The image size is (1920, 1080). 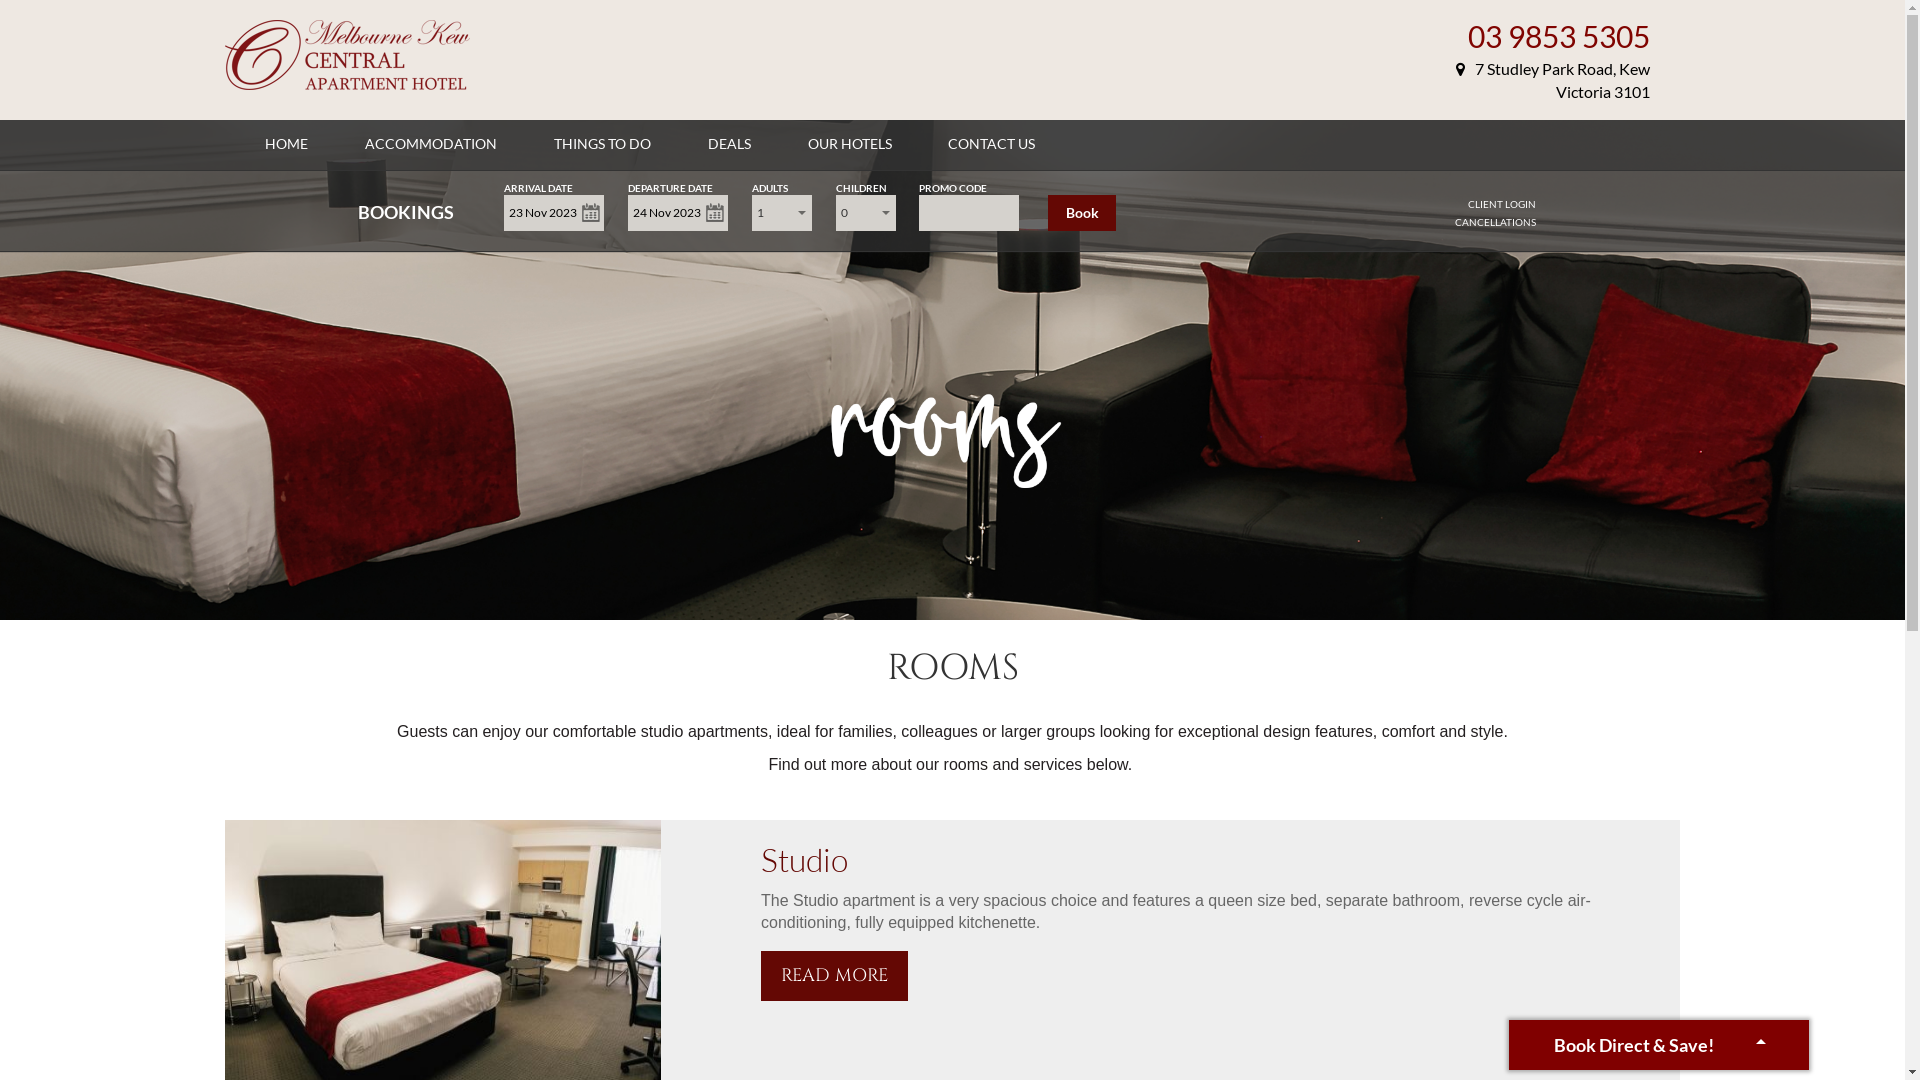 What do you see at coordinates (728, 142) in the screenshot?
I see `'DEALS'` at bounding box center [728, 142].